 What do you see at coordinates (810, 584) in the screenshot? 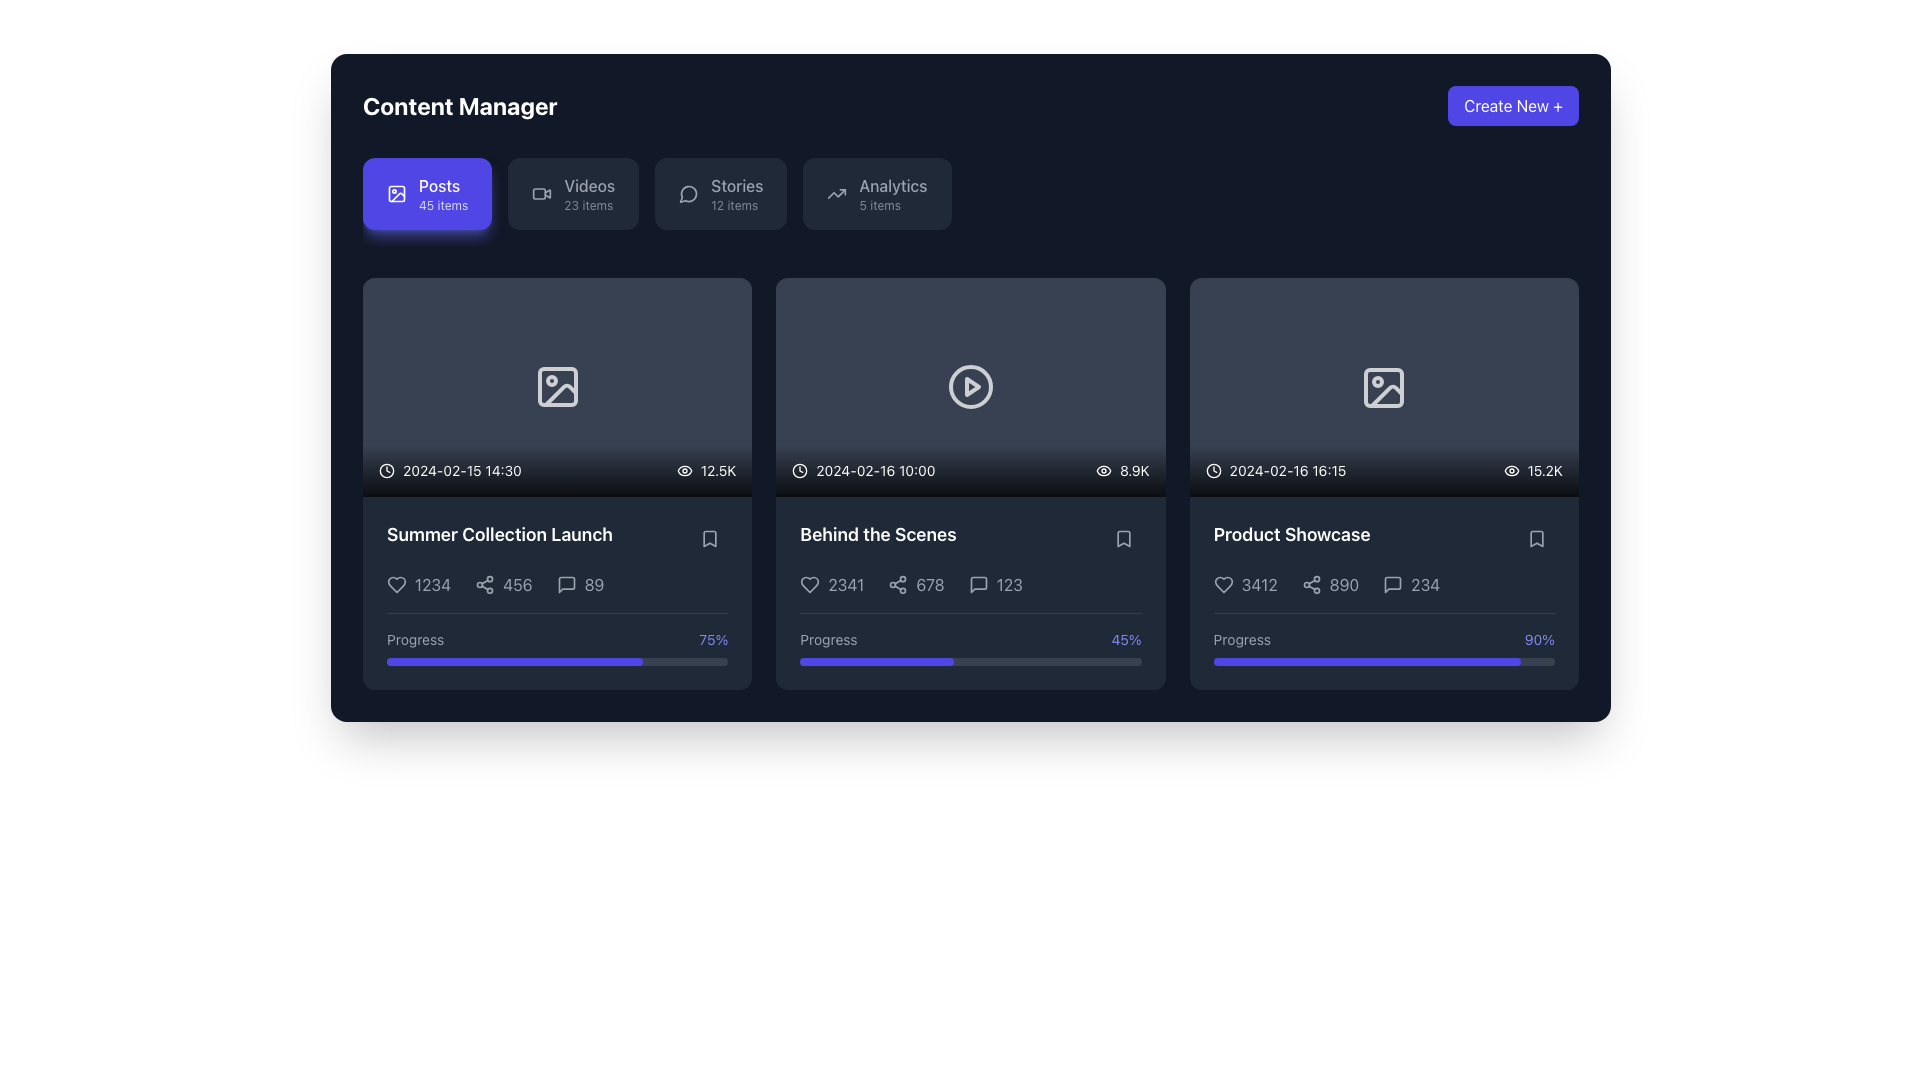
I see `the small, dark heart-shaped icon with a hollow center located in the lower section of the 'Behind the Scenes' card, to the left of the numerical indication '2341' for additional information` at bounding box center [810, 584].